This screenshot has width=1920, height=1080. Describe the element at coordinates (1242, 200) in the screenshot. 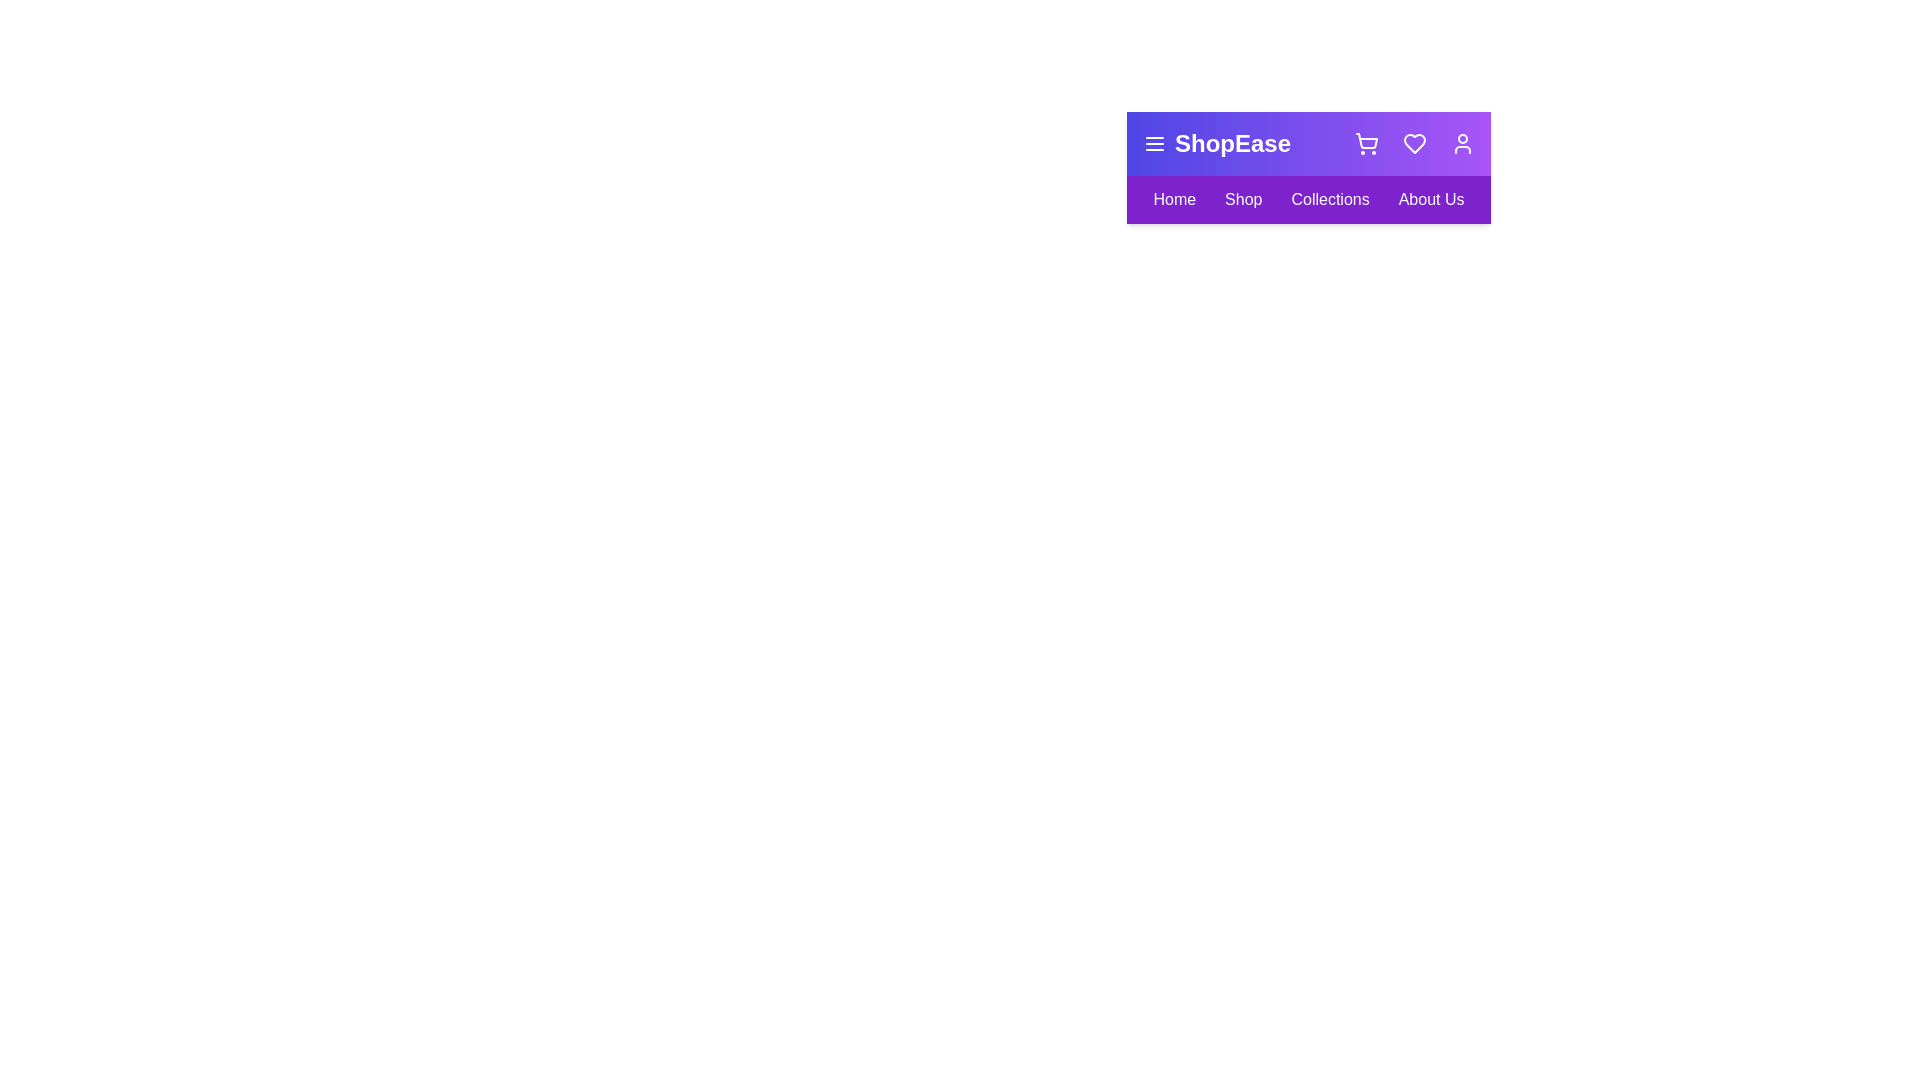

I see `the 'Shop' link in the navigation bar` at that location.